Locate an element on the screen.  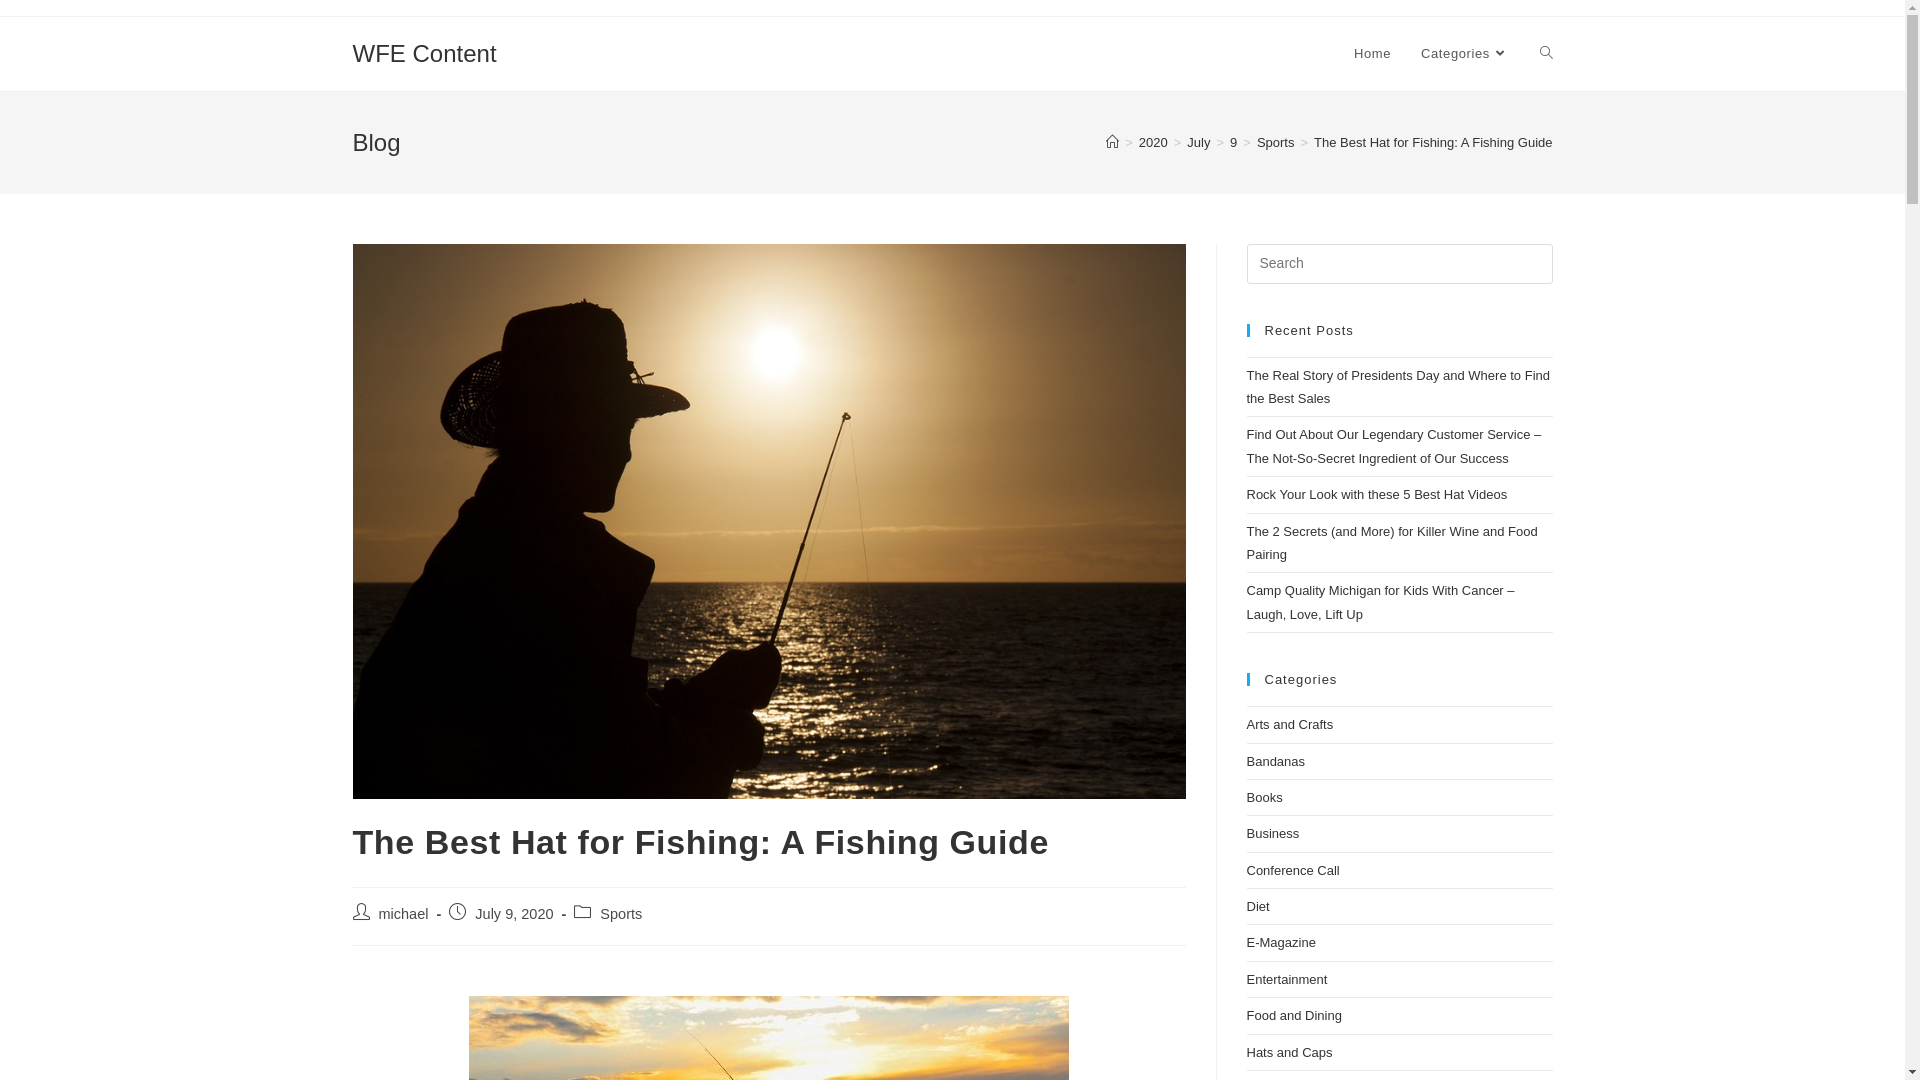
'Home' is located at coordinates (1371, 53).